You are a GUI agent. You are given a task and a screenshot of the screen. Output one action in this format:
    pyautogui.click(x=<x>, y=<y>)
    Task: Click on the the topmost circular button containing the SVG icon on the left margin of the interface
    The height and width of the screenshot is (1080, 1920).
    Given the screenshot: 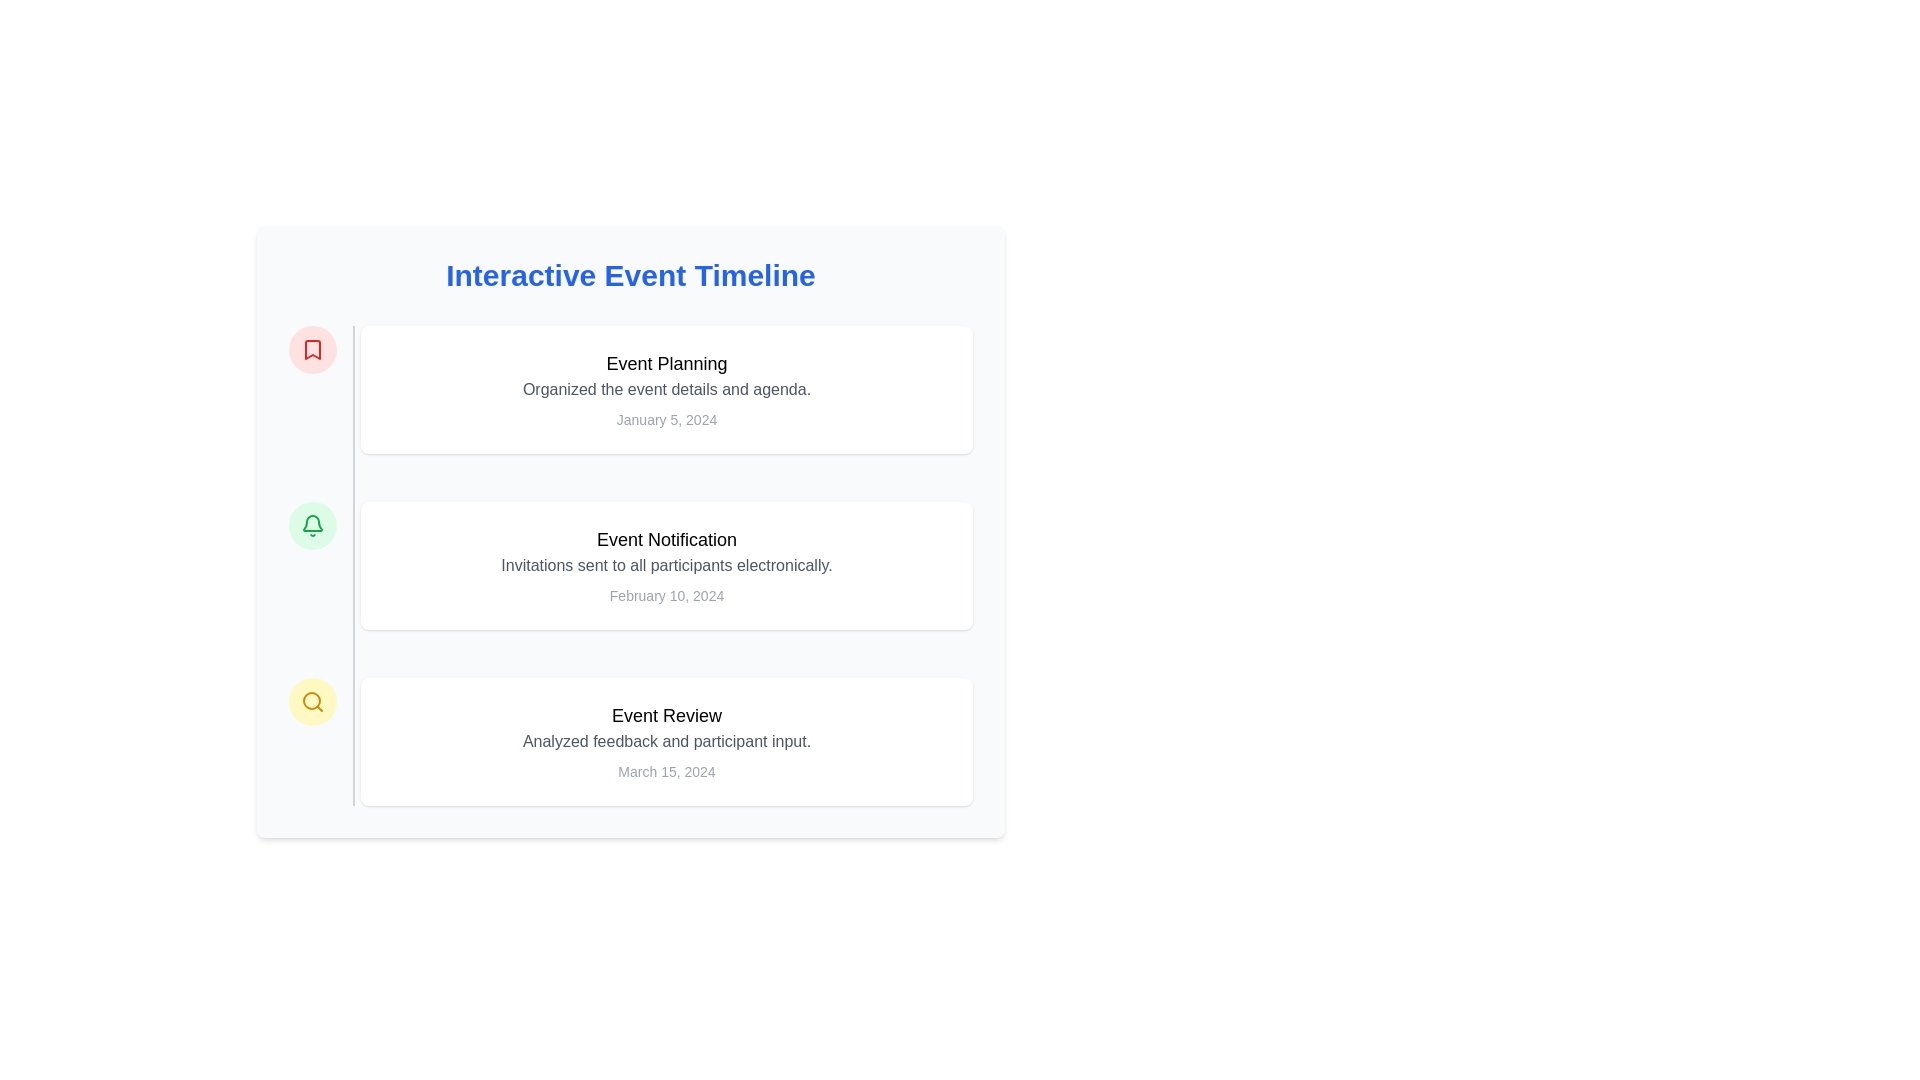 What is the action you would take?
    pyautogui.click(x=311, y=349)
    